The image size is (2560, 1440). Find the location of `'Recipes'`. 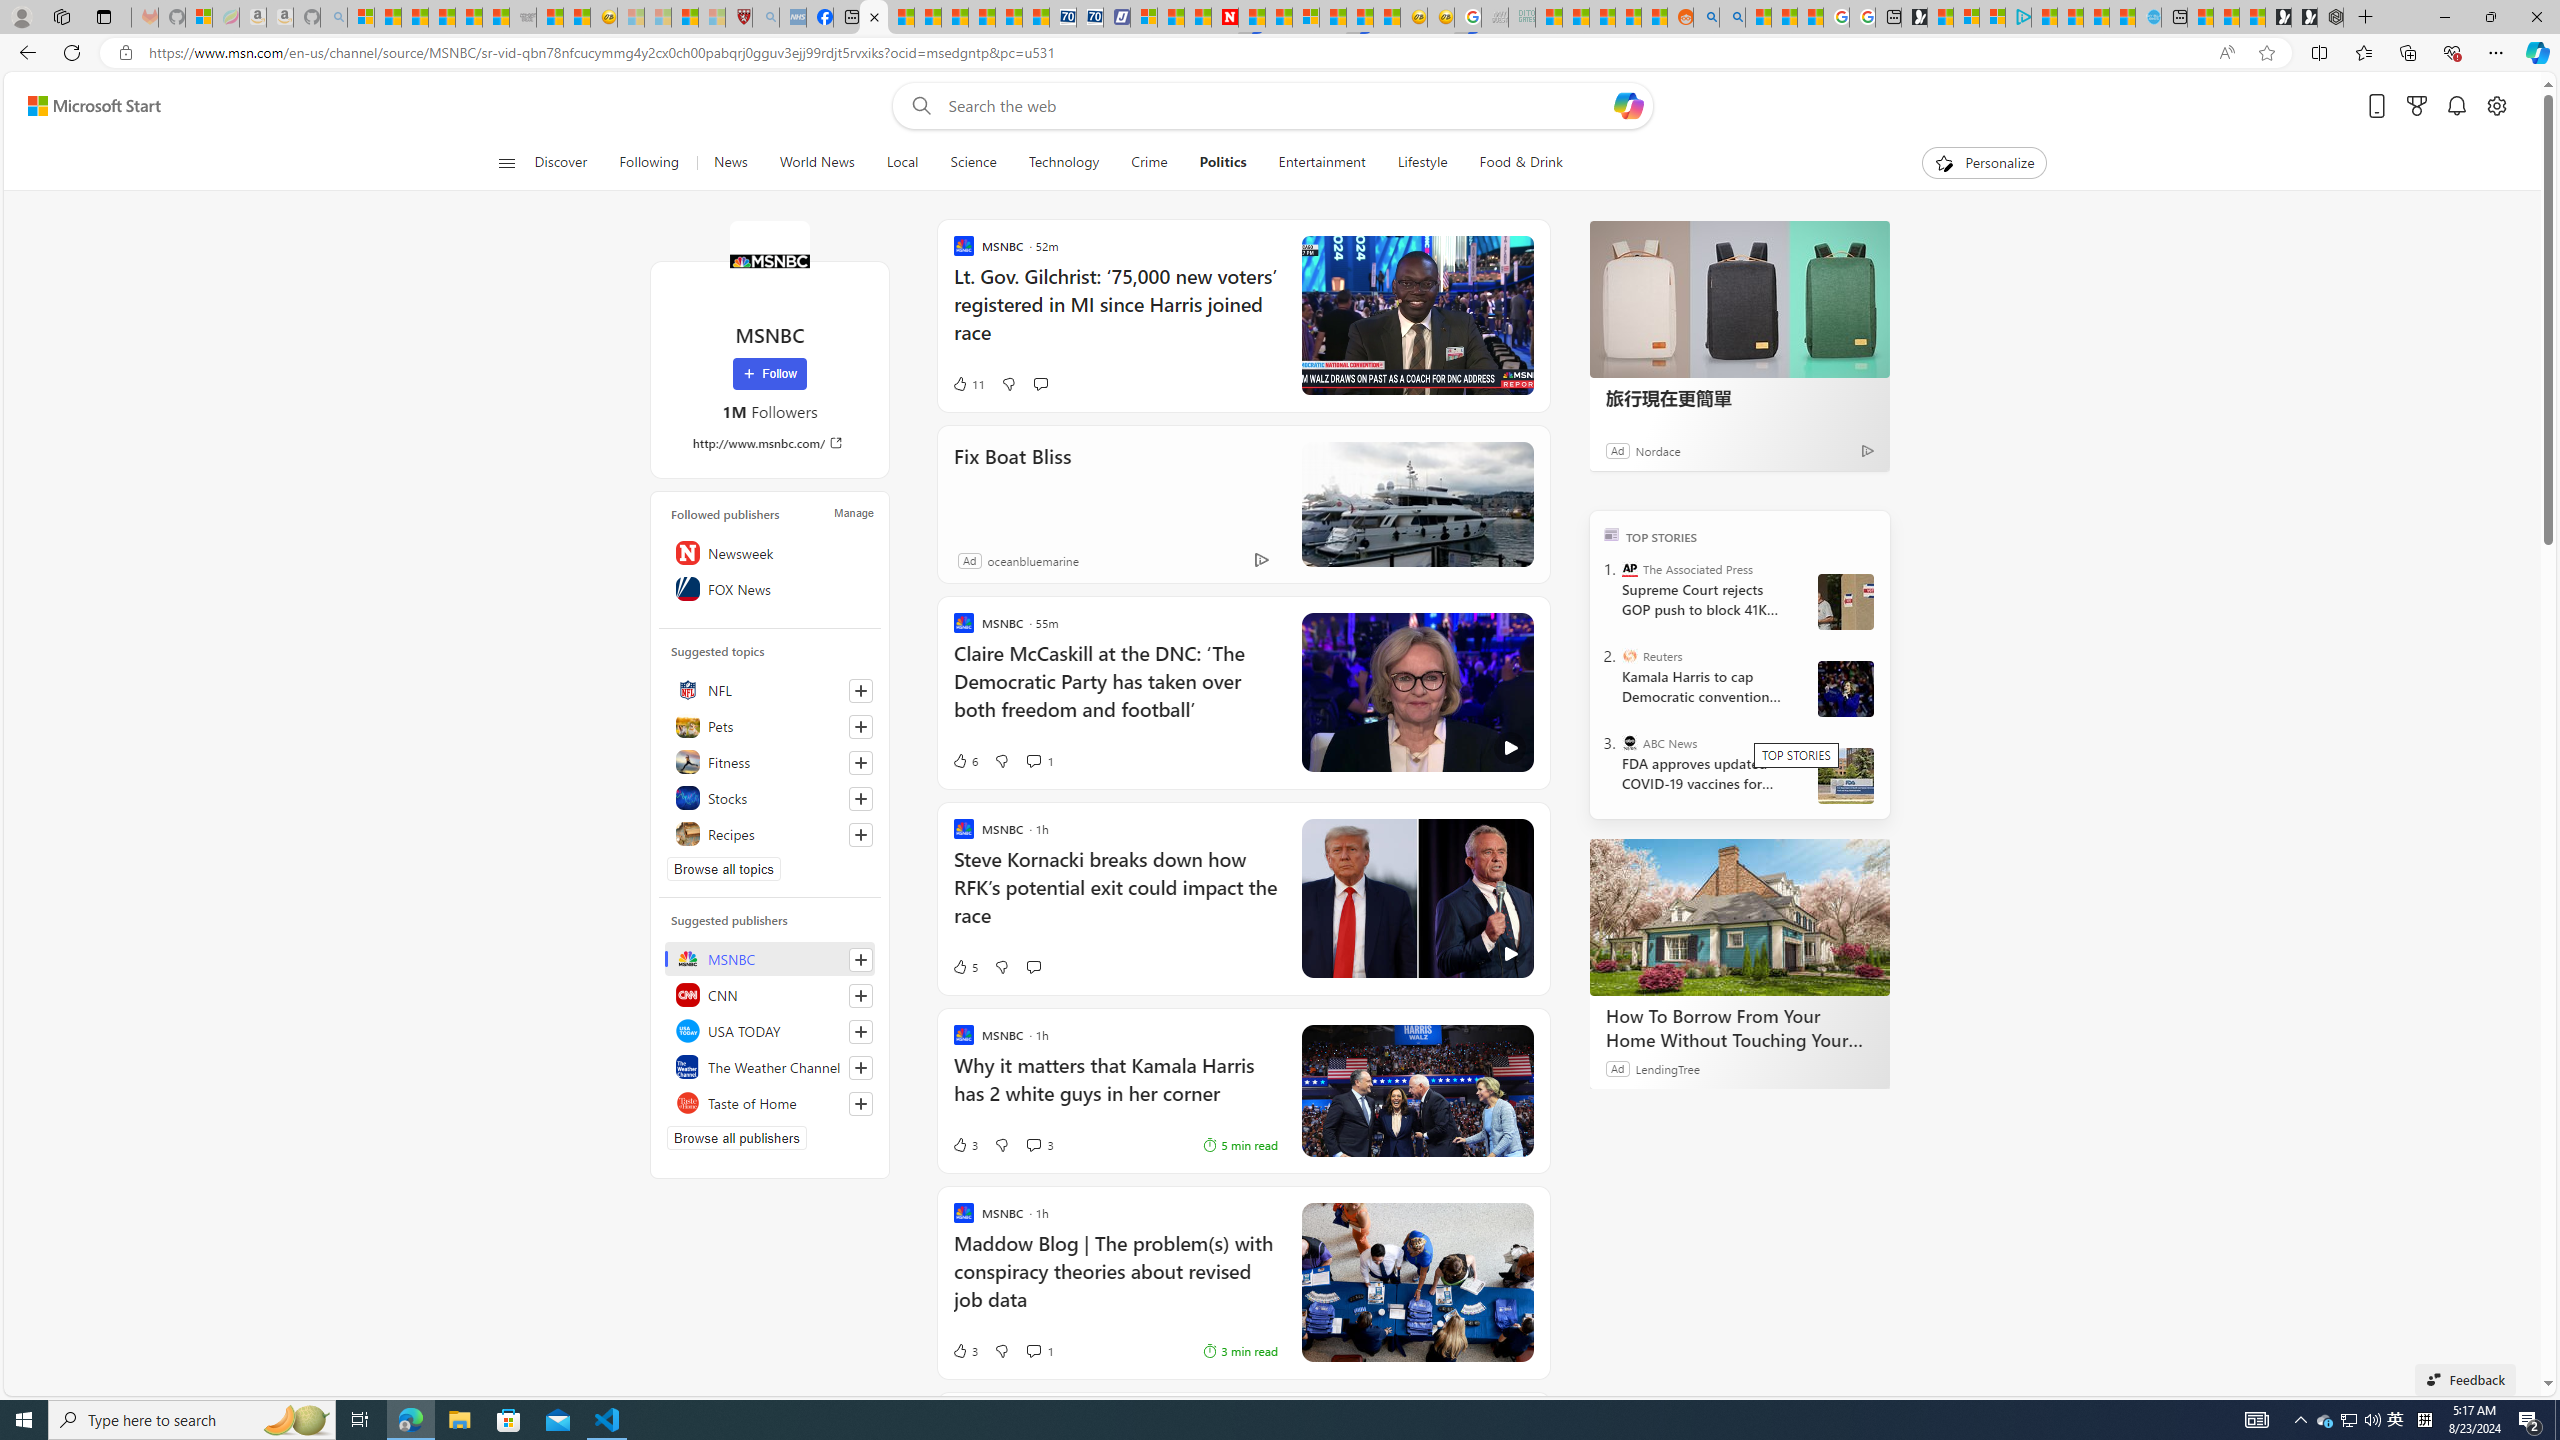

'Recipes' is located at coordinates (770, 832).